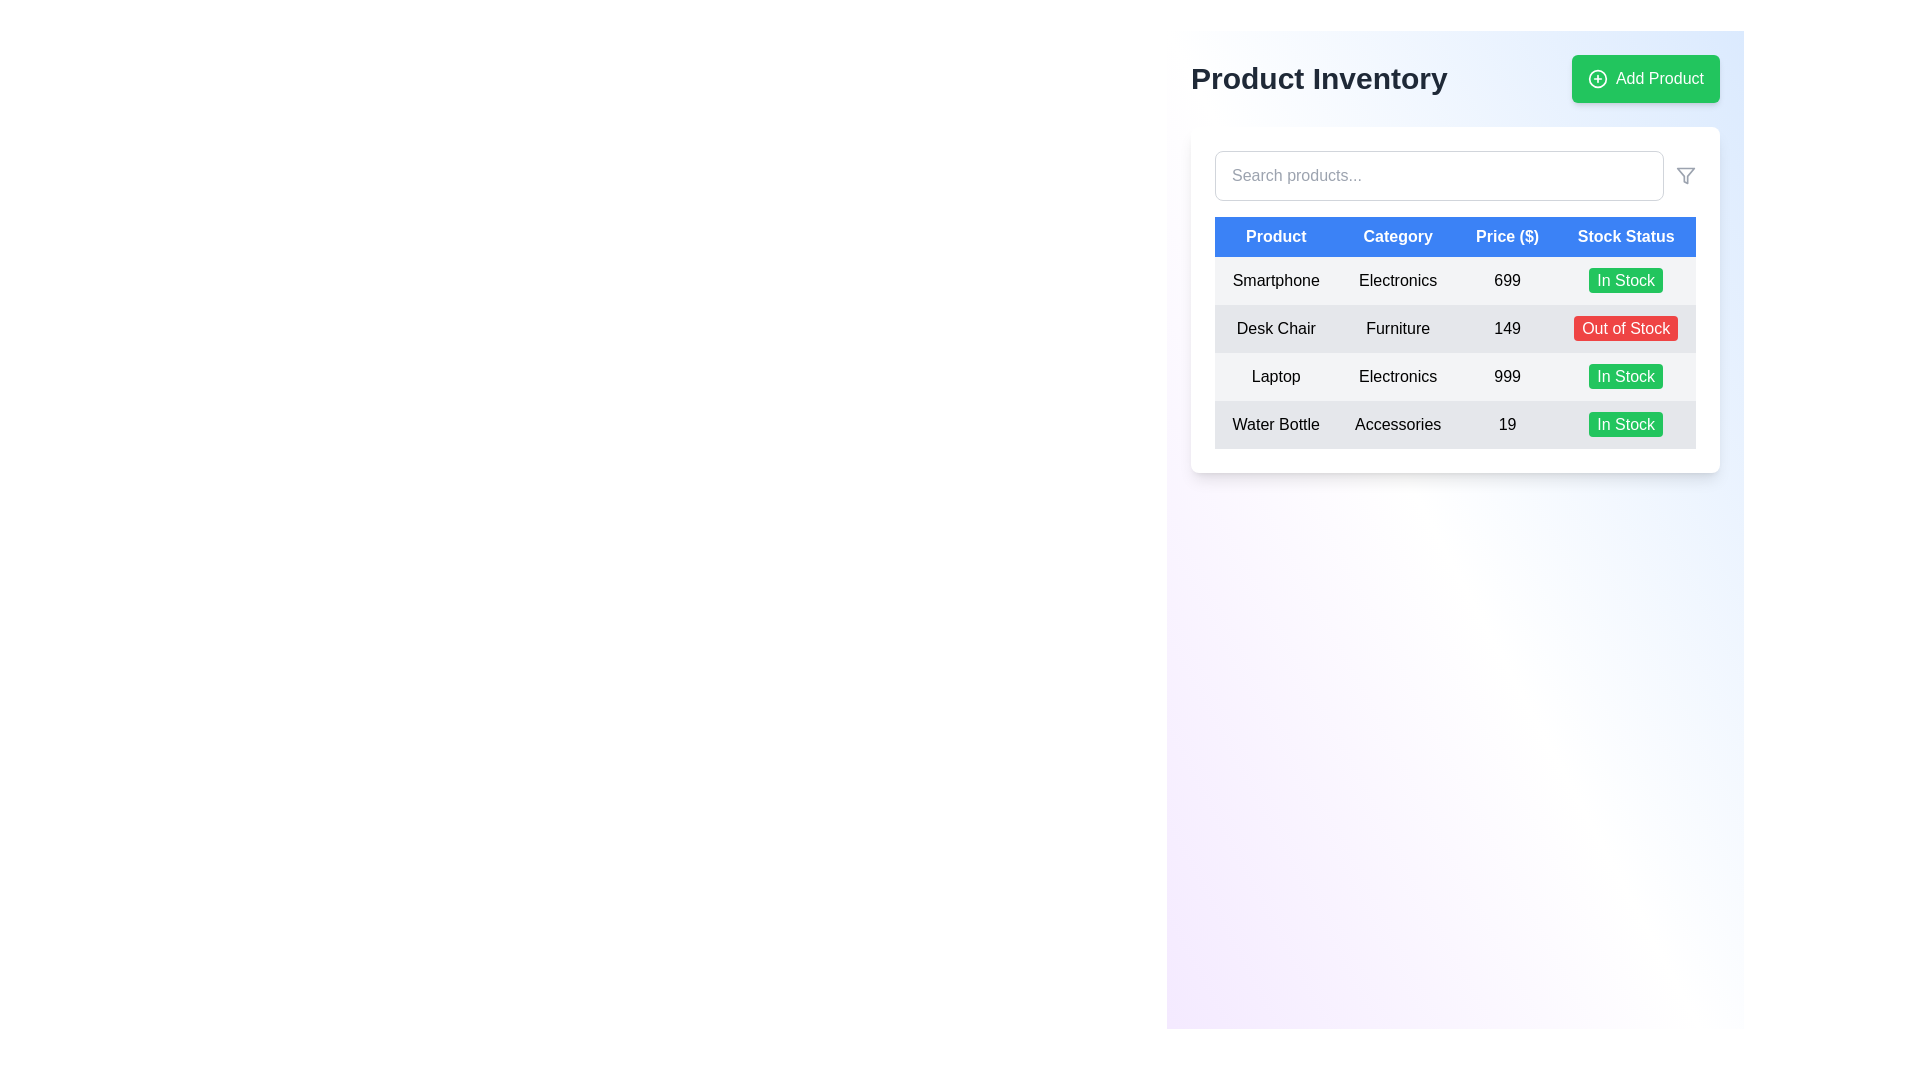  What do you see at coordinates (1626, 235) in the screenshot?
I see `the header cell labeled 'Stock Status' with a blue background and white text, which is the fourth header cell in the row of the table` at bounding box center [1626, 235].